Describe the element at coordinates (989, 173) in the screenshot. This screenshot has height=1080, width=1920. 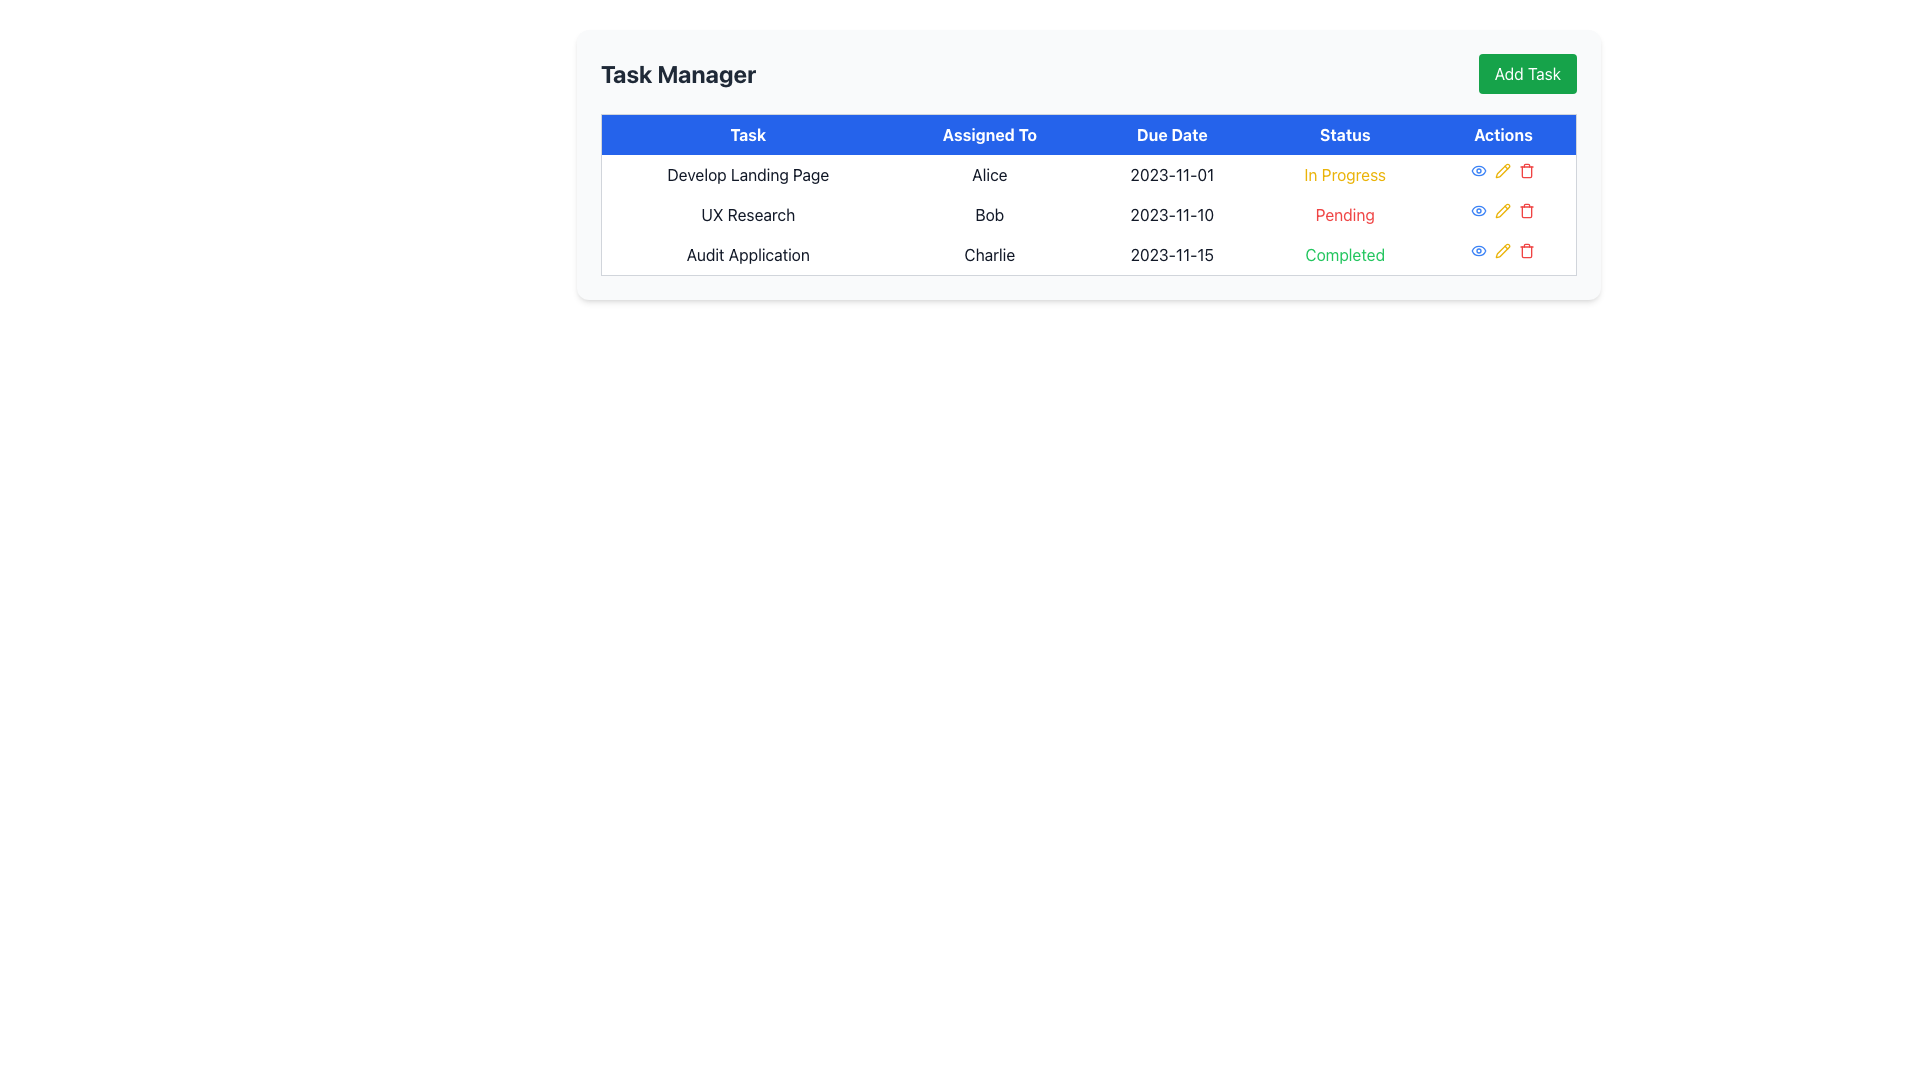
I see `the text label that indicates the assignee of the 'Develop Landing Page' task, located in the 'Assigned To' column of the task management table` at that location.